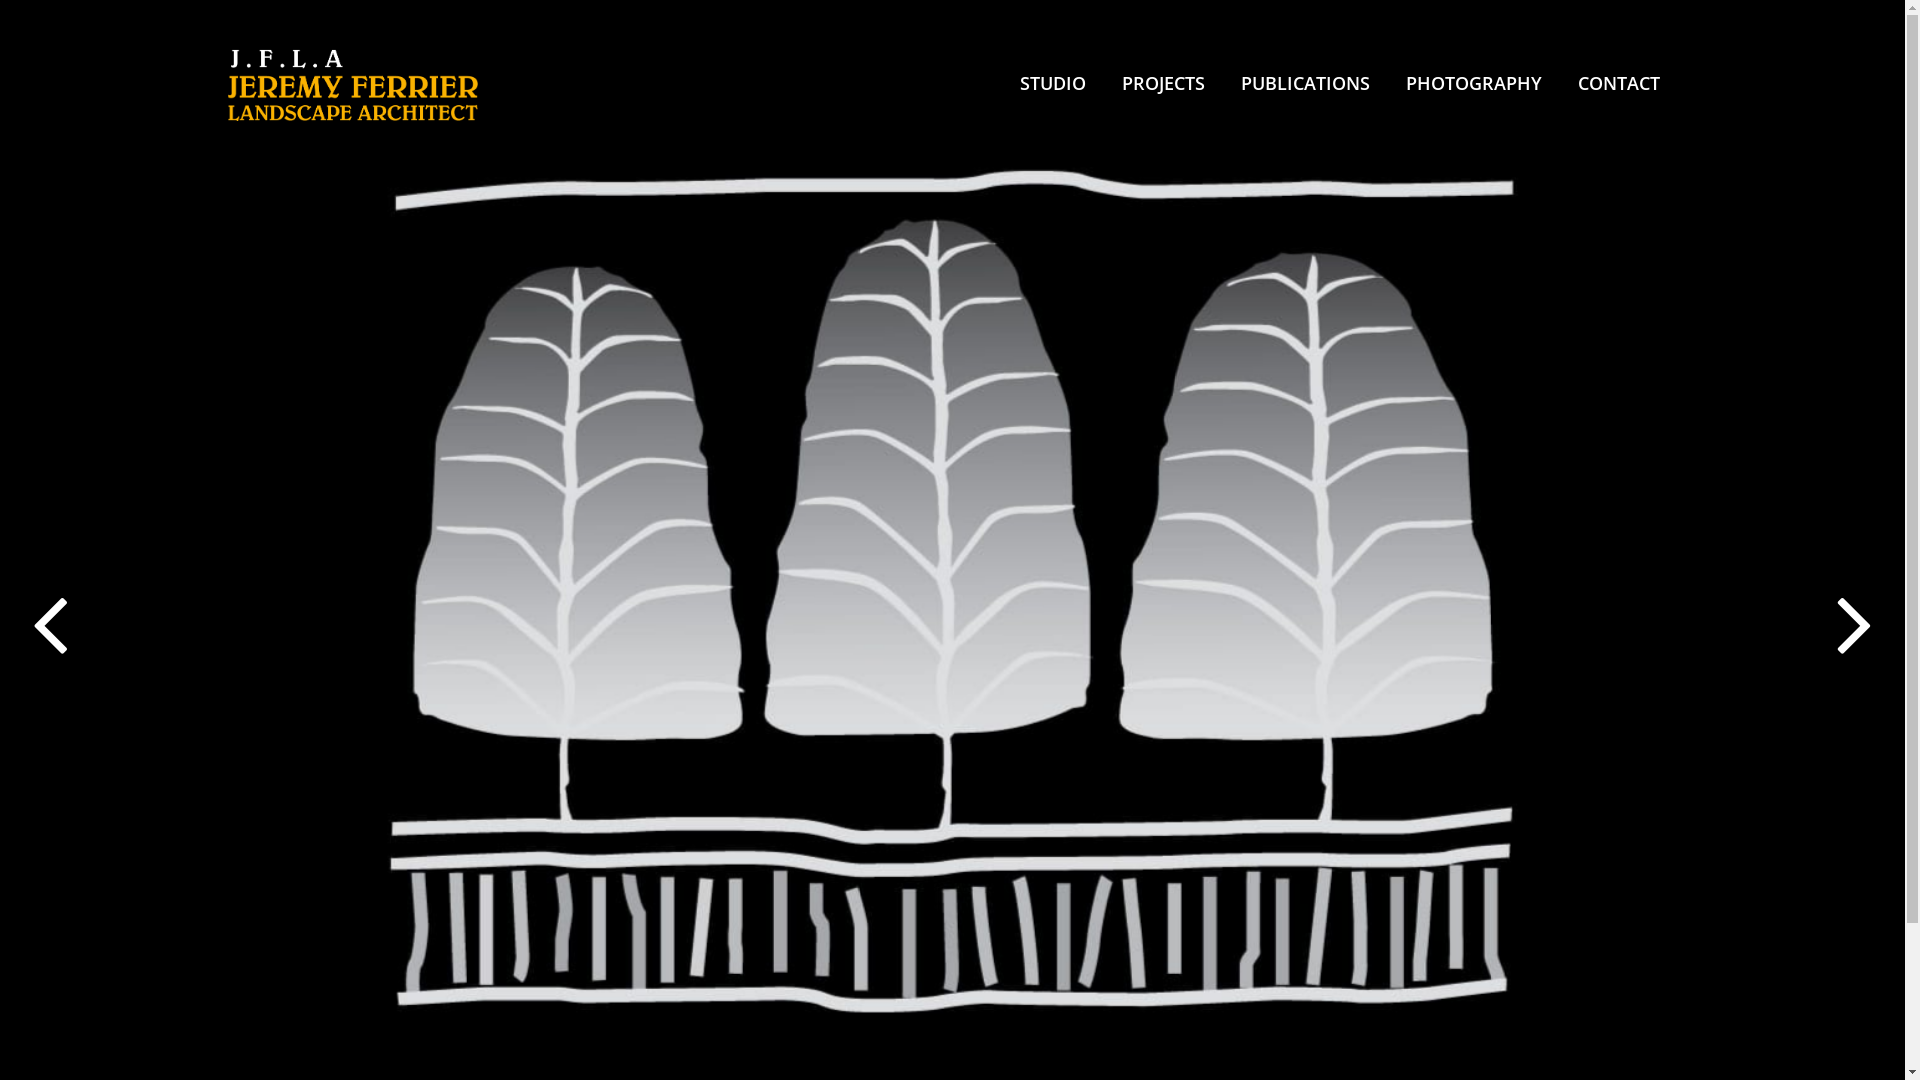 The height and width of the screenshot is (1080, 1920). What do you see at coordinates (1163, 82) in the screenshot?
I see `'PROJECTS'` at bounding box center [1163, 82].